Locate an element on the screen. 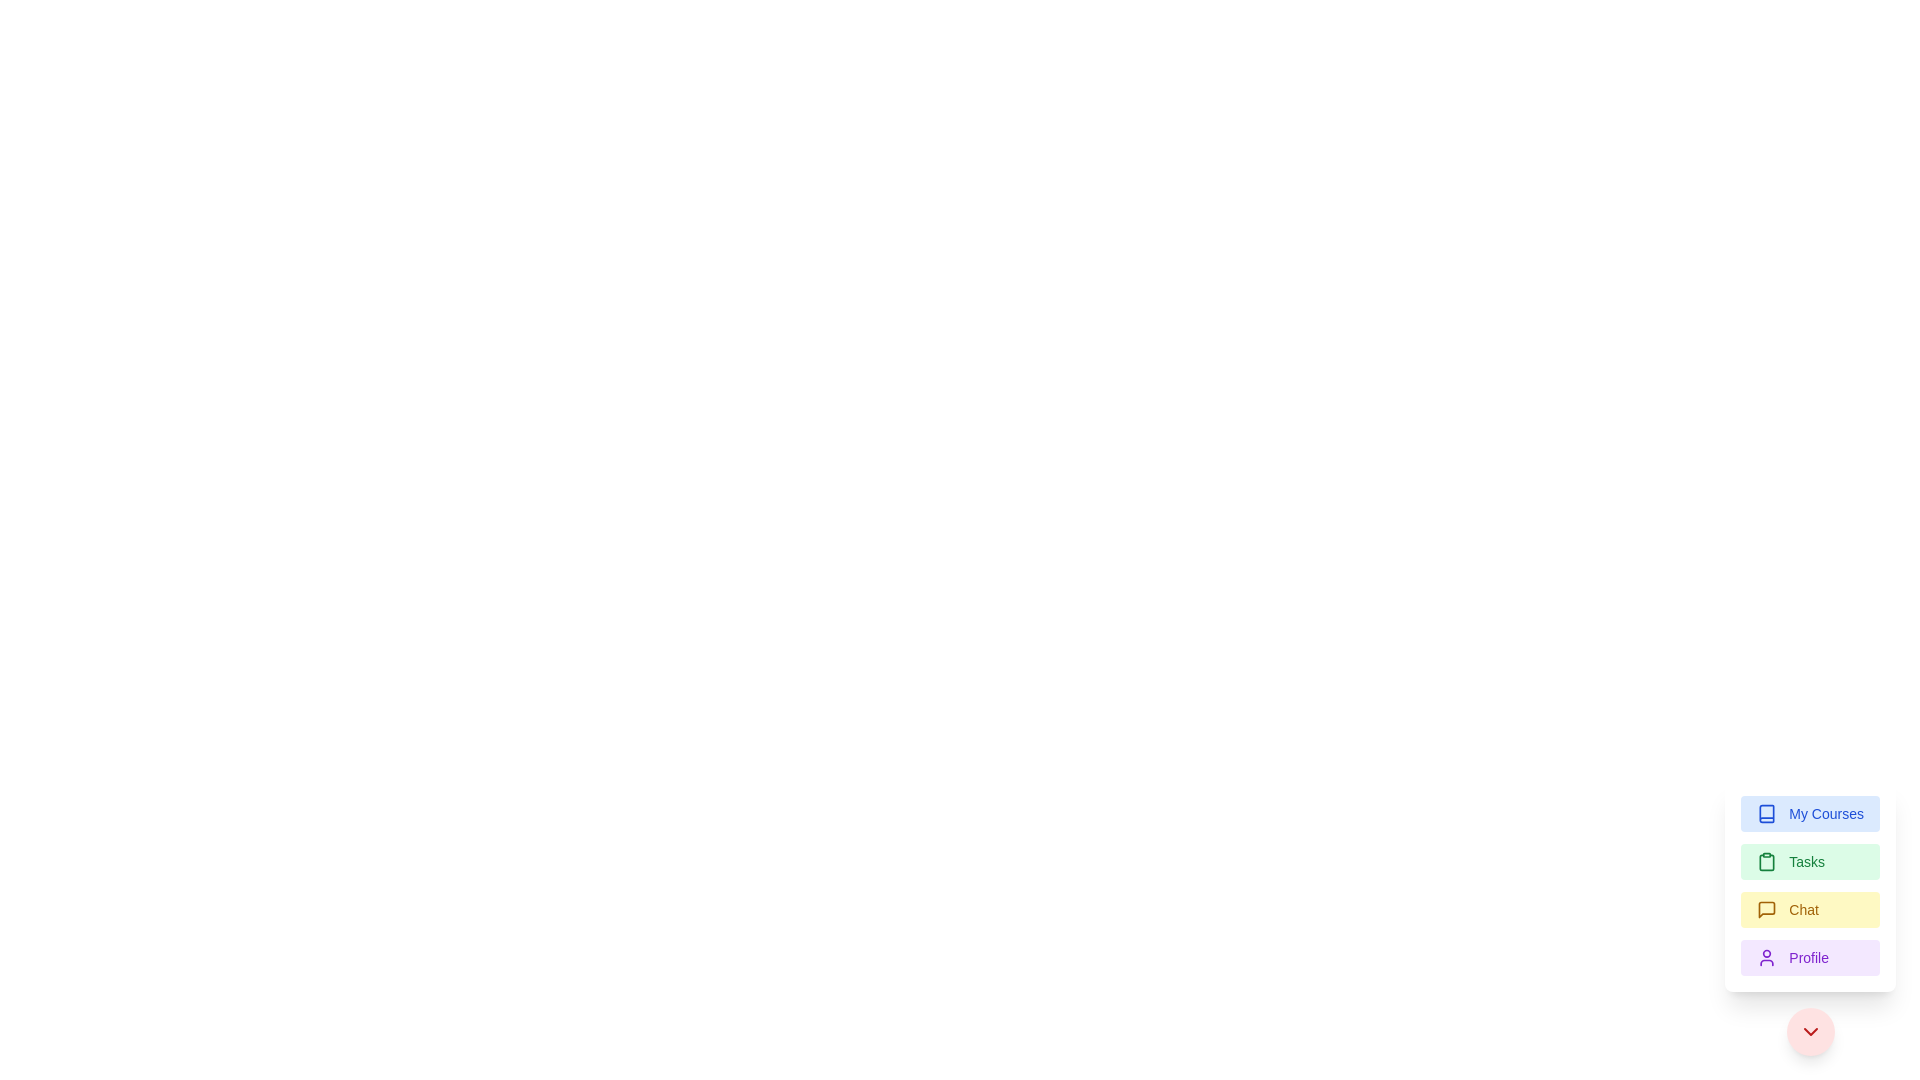  the clipboard icon located in the sidebar under the 'Tasks' label is located at coordinates (1766, 860).